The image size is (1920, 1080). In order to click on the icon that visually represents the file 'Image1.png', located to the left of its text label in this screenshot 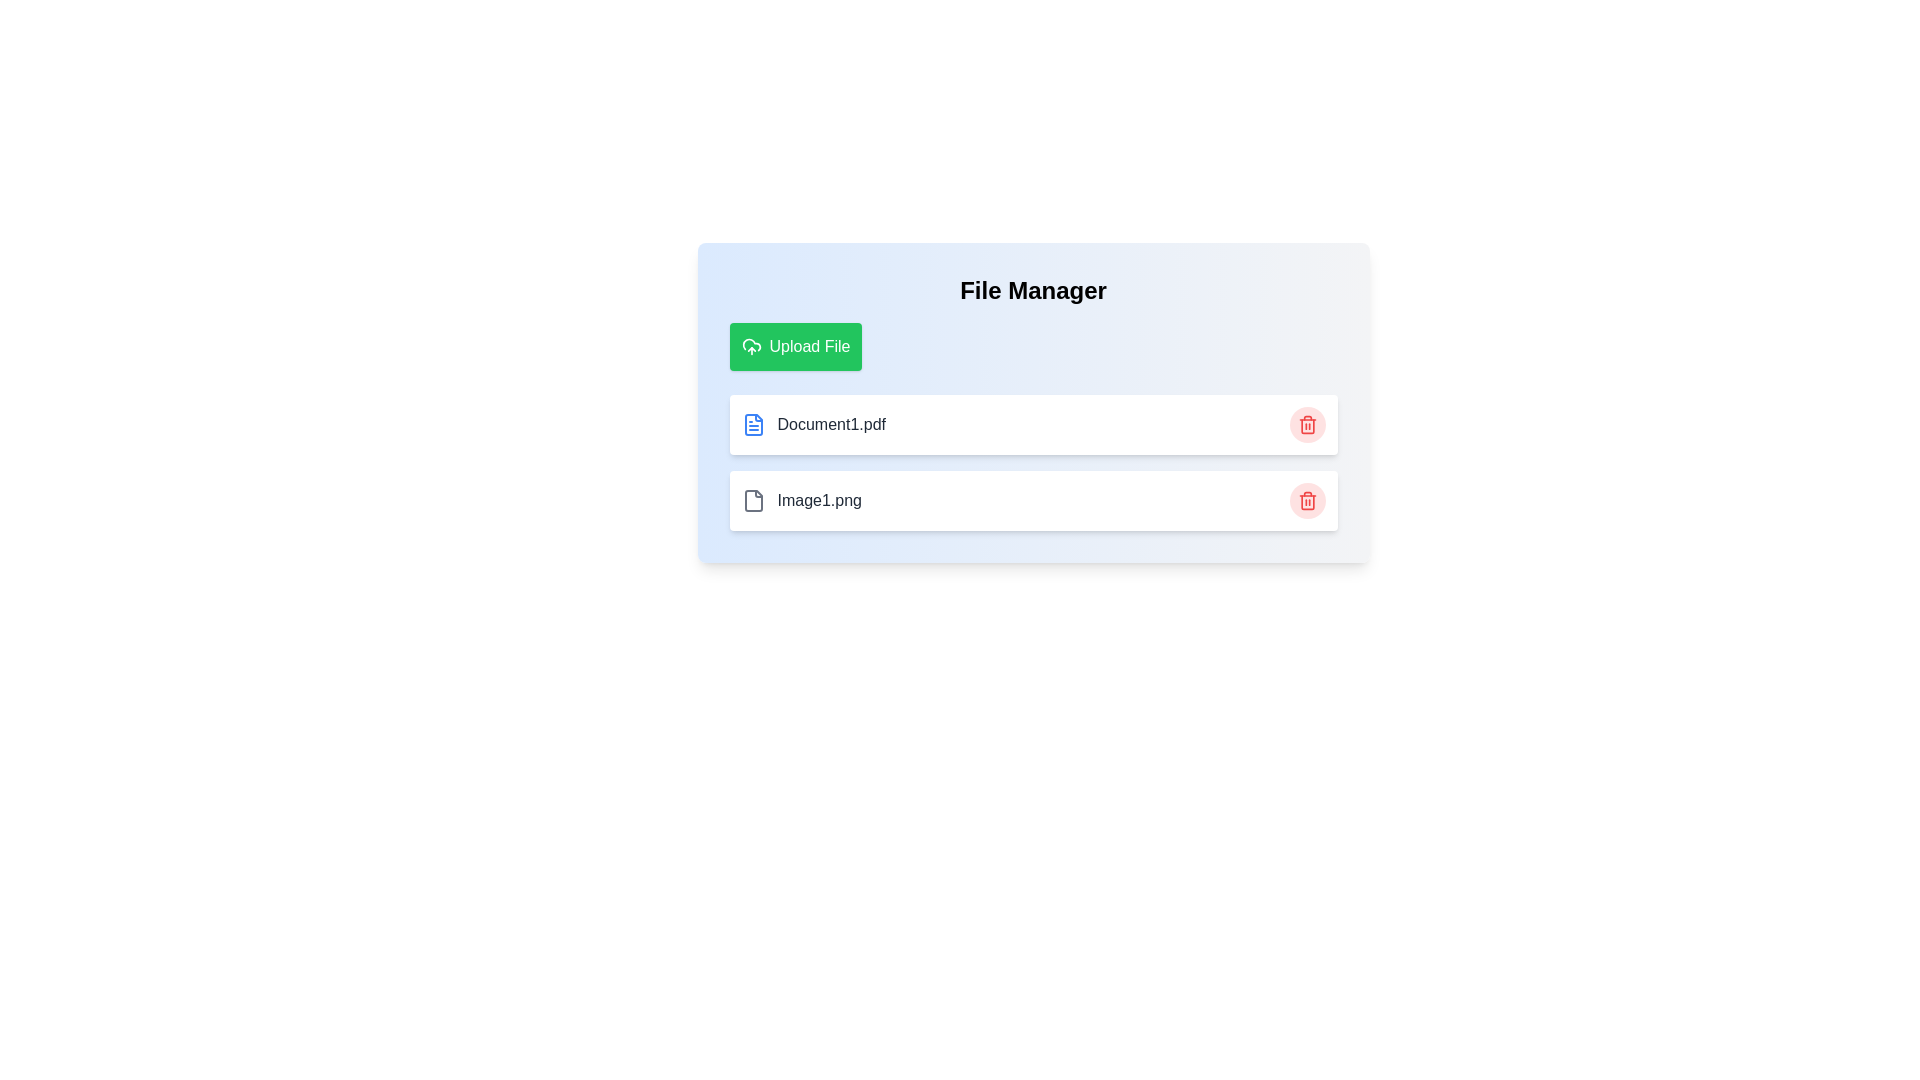, I will do `click(752, 500)`.